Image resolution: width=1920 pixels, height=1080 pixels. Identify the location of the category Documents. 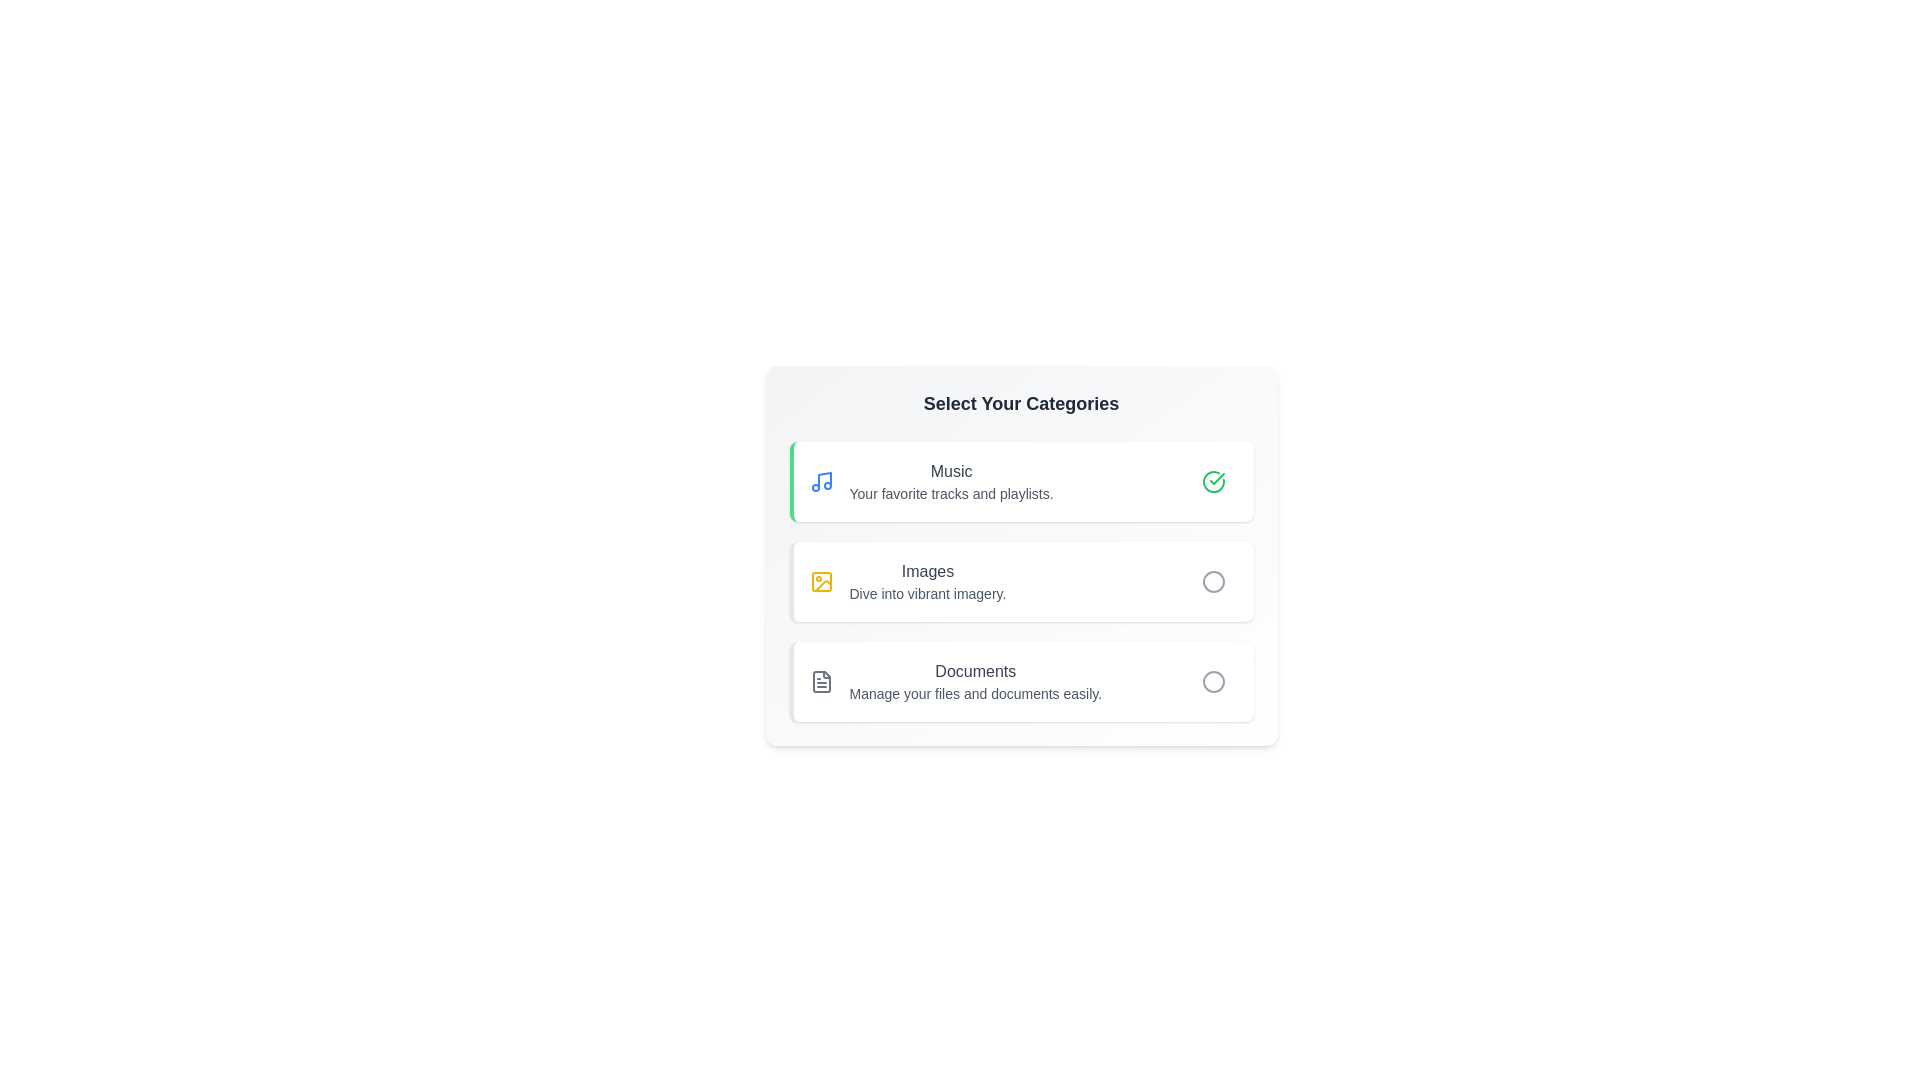
(1021, 681).